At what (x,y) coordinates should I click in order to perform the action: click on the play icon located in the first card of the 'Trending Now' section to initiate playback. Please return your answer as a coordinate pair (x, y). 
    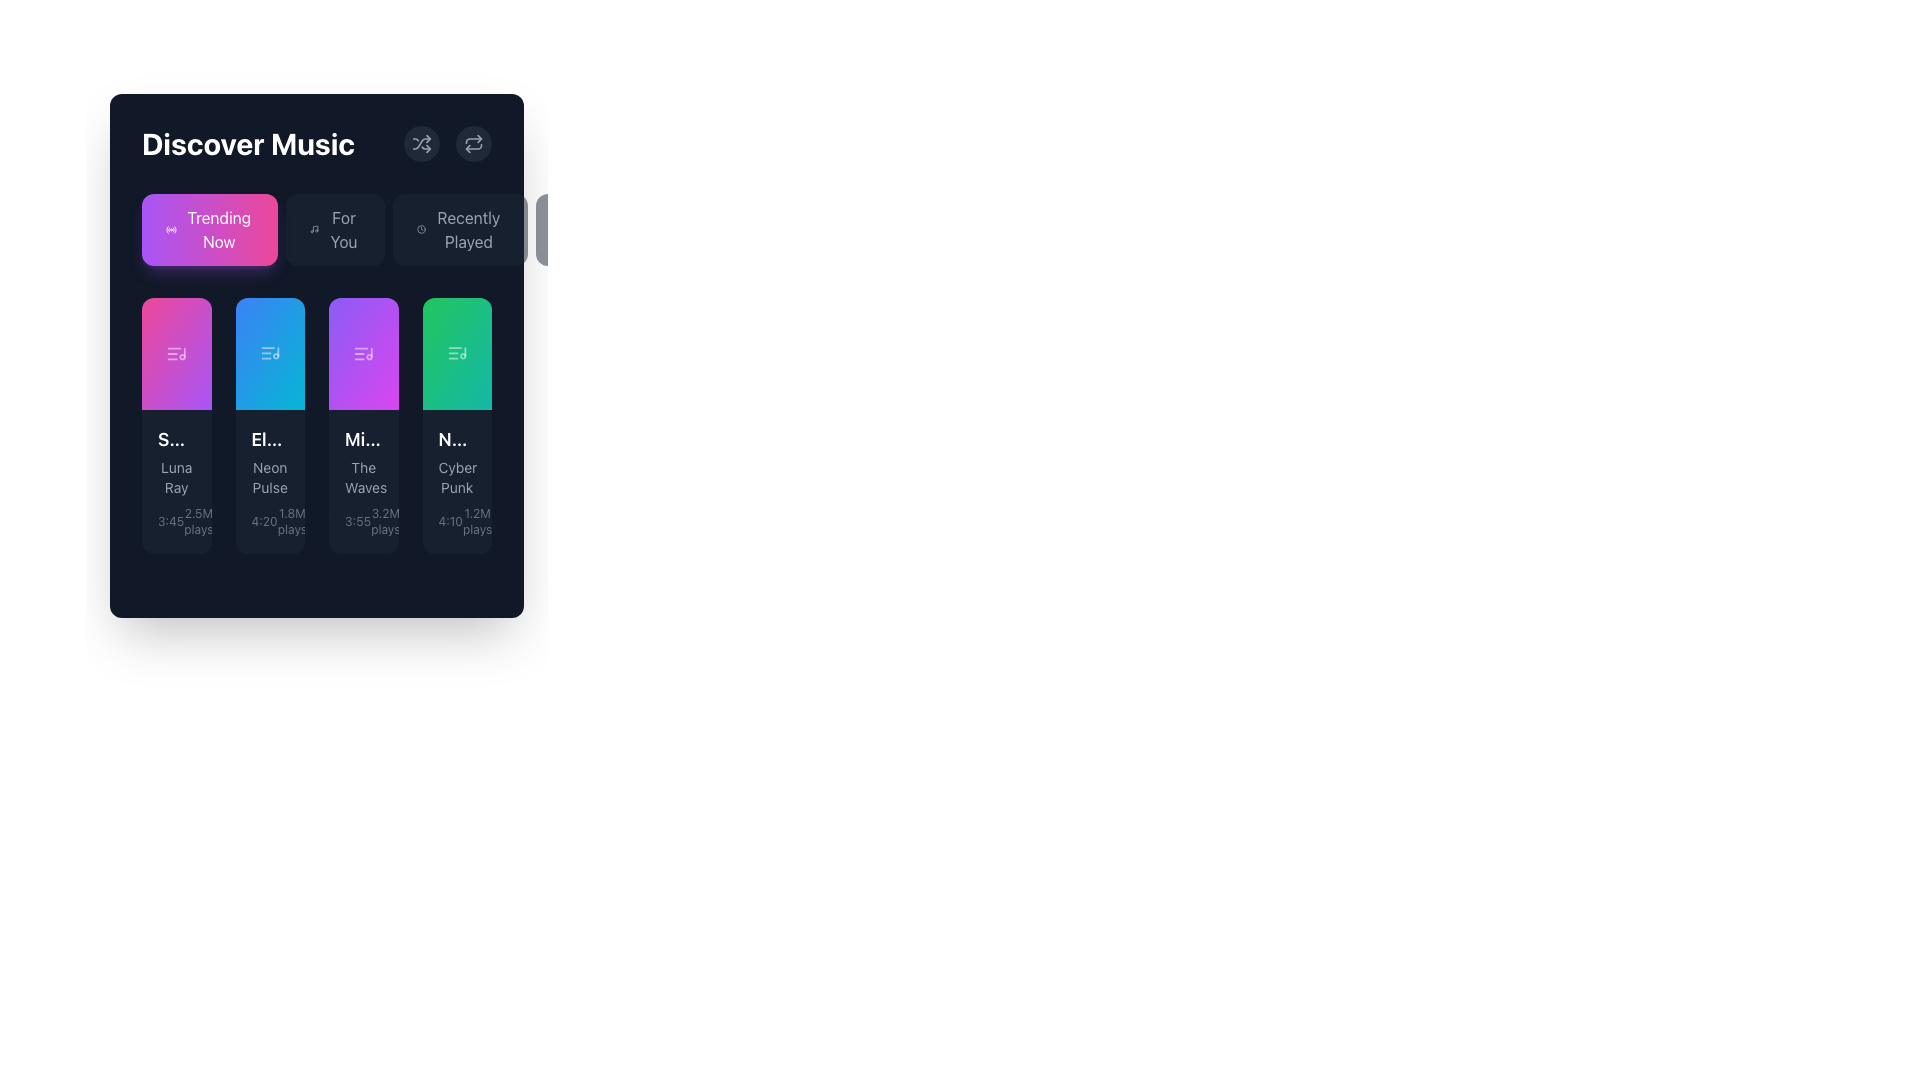
    Looking at the image, I should click on (178, 353).